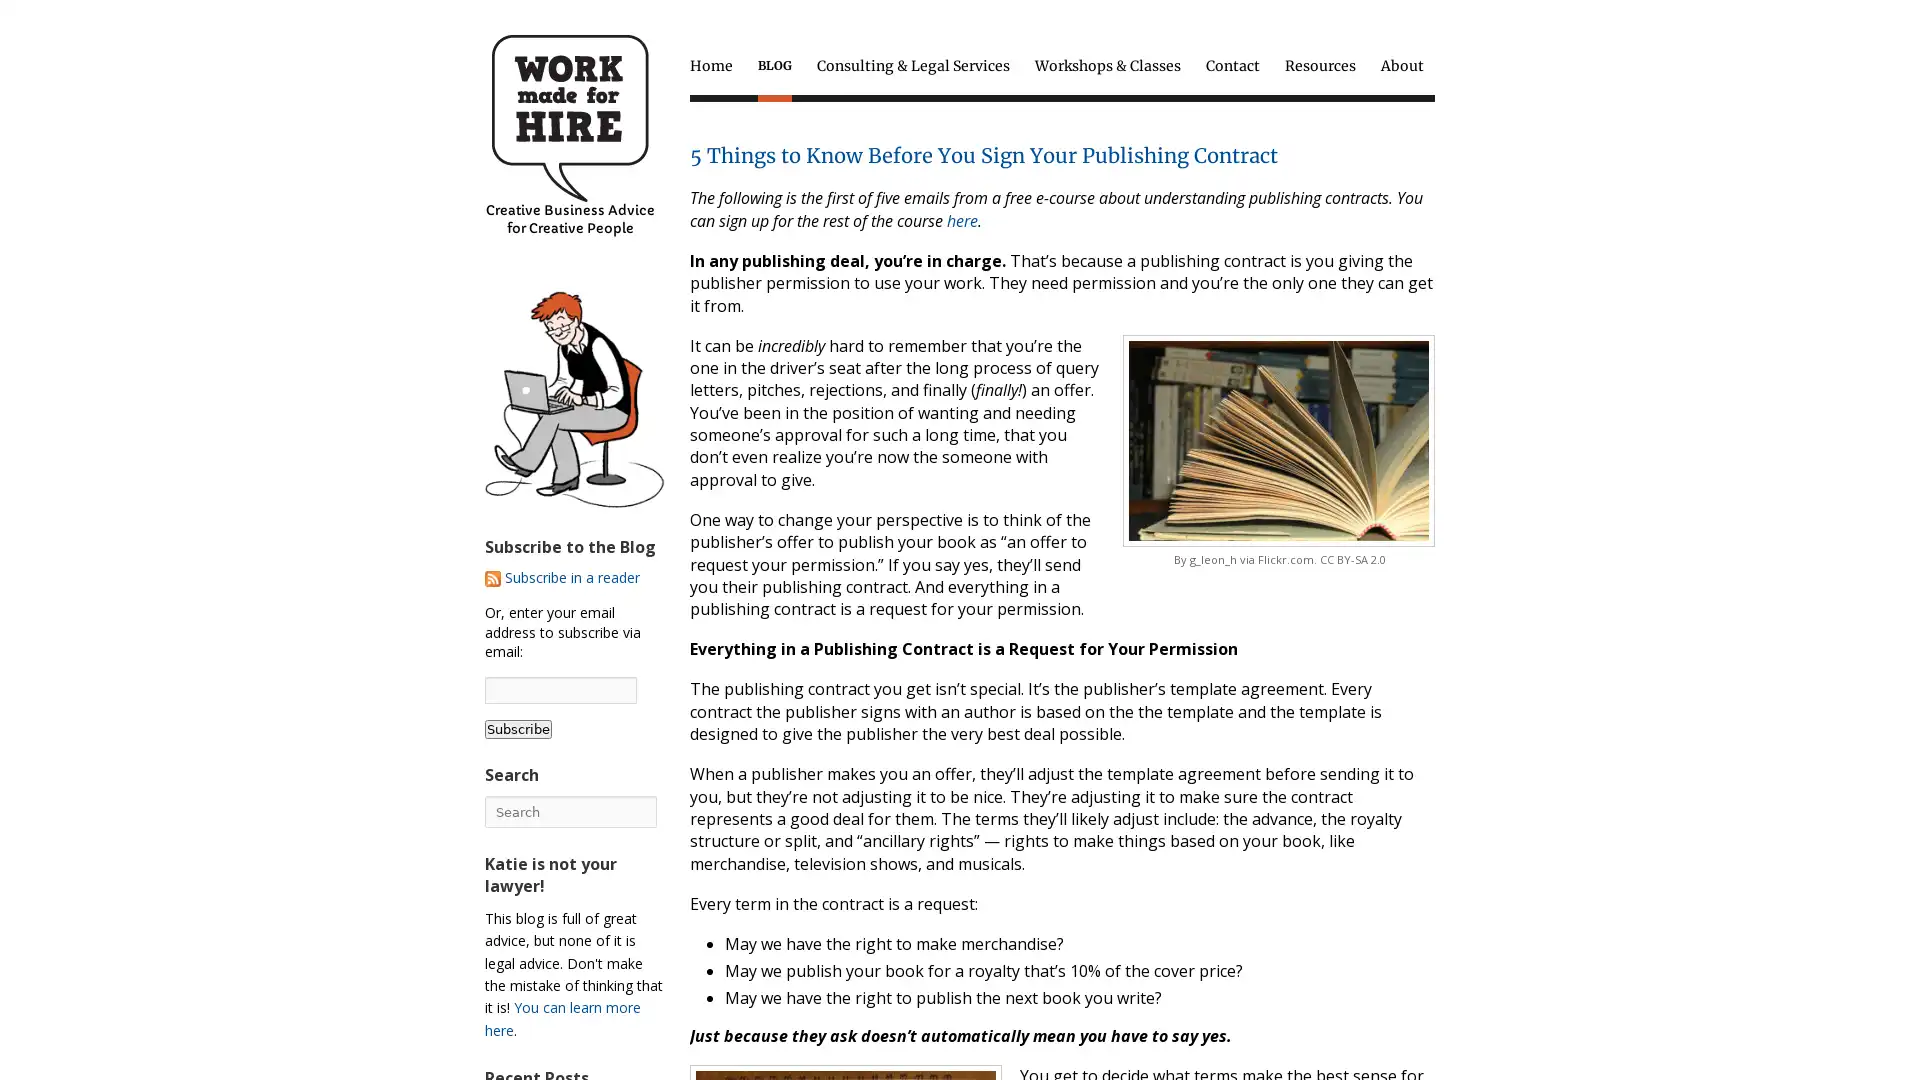 The height and width of the screenshot is (1080, 1920). What do you see at coordinates (518, 728) in the screenshot?
I see `Subscribe` at bounding box center [518, 728].